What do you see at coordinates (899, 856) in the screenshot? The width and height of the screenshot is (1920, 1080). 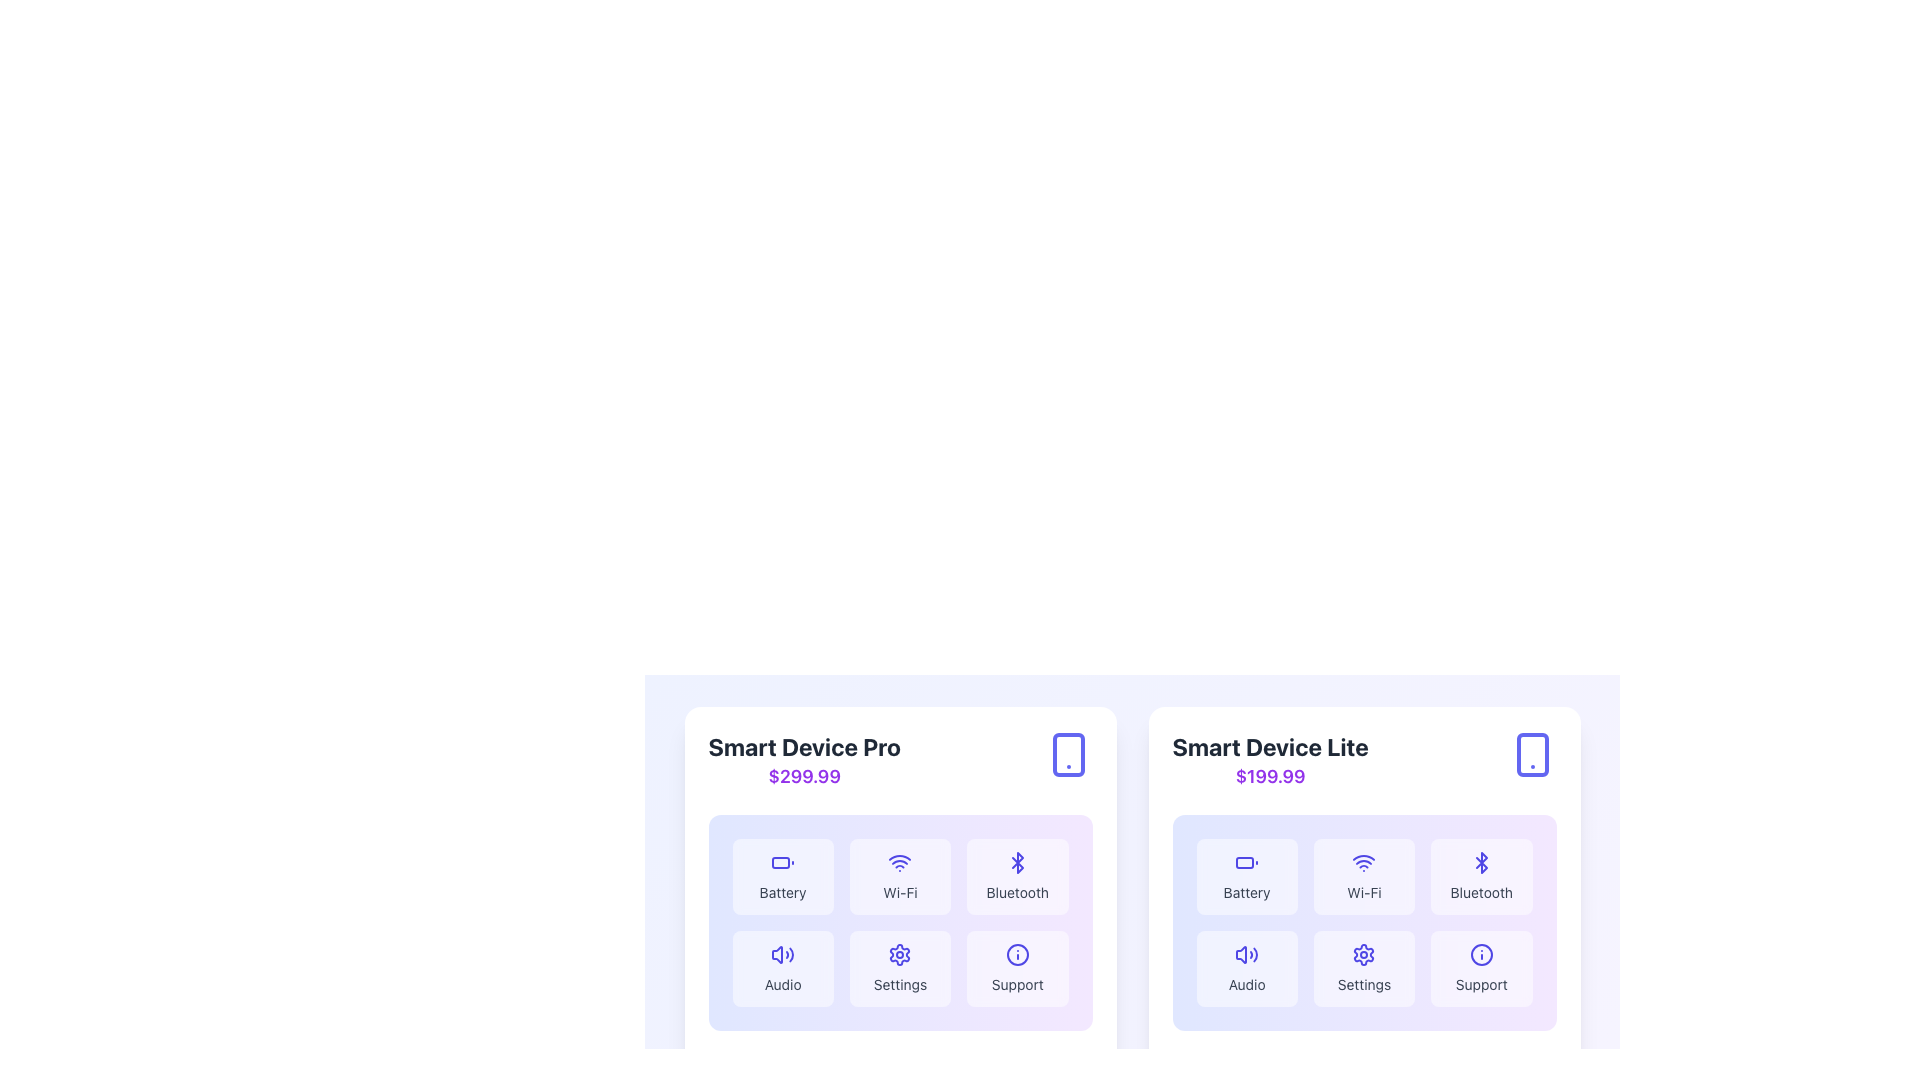 I see `the second arc of the Wi-Fi icon, which indicates wireless connectivity or network status` at bounding box center [899, 856].